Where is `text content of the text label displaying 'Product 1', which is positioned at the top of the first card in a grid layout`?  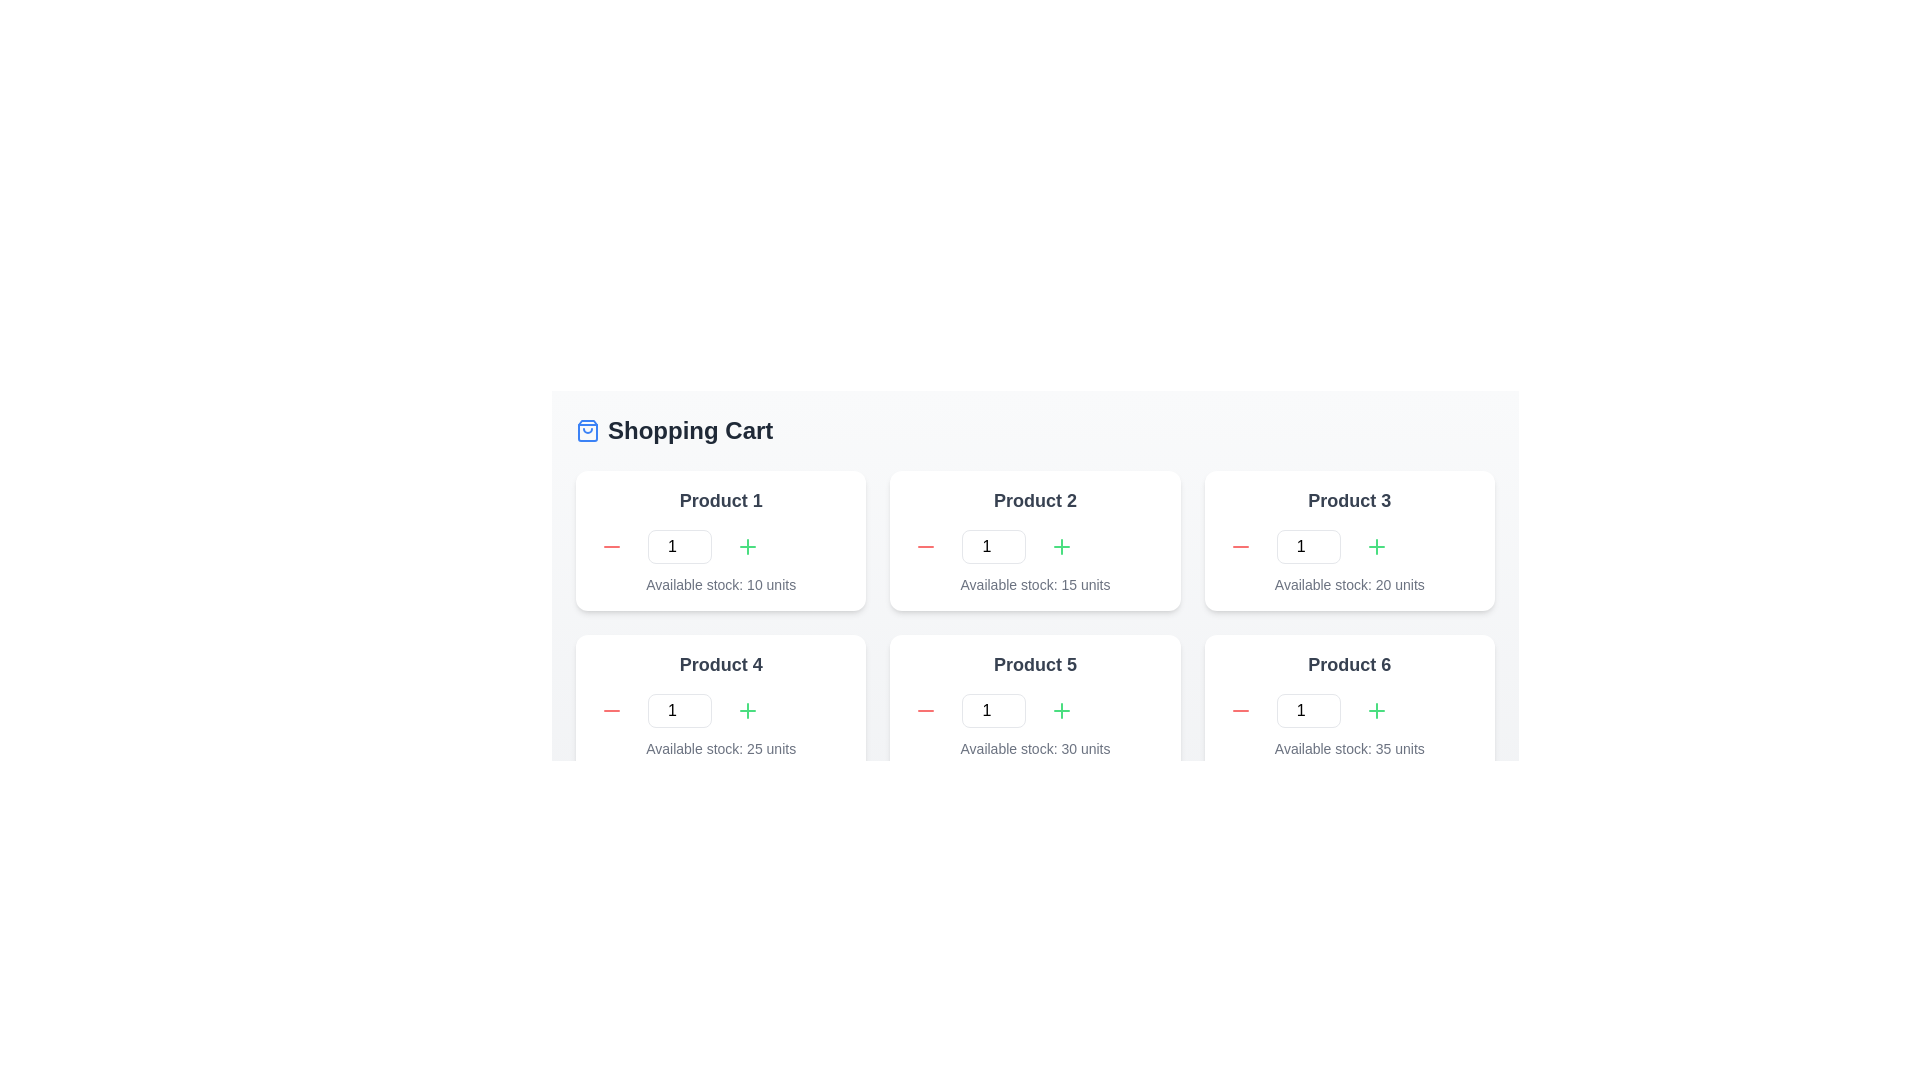
text content of the text label displaying 'Product 1', which is positioned at the top of the first card in a grid layout is located at coordinates (720, 500).